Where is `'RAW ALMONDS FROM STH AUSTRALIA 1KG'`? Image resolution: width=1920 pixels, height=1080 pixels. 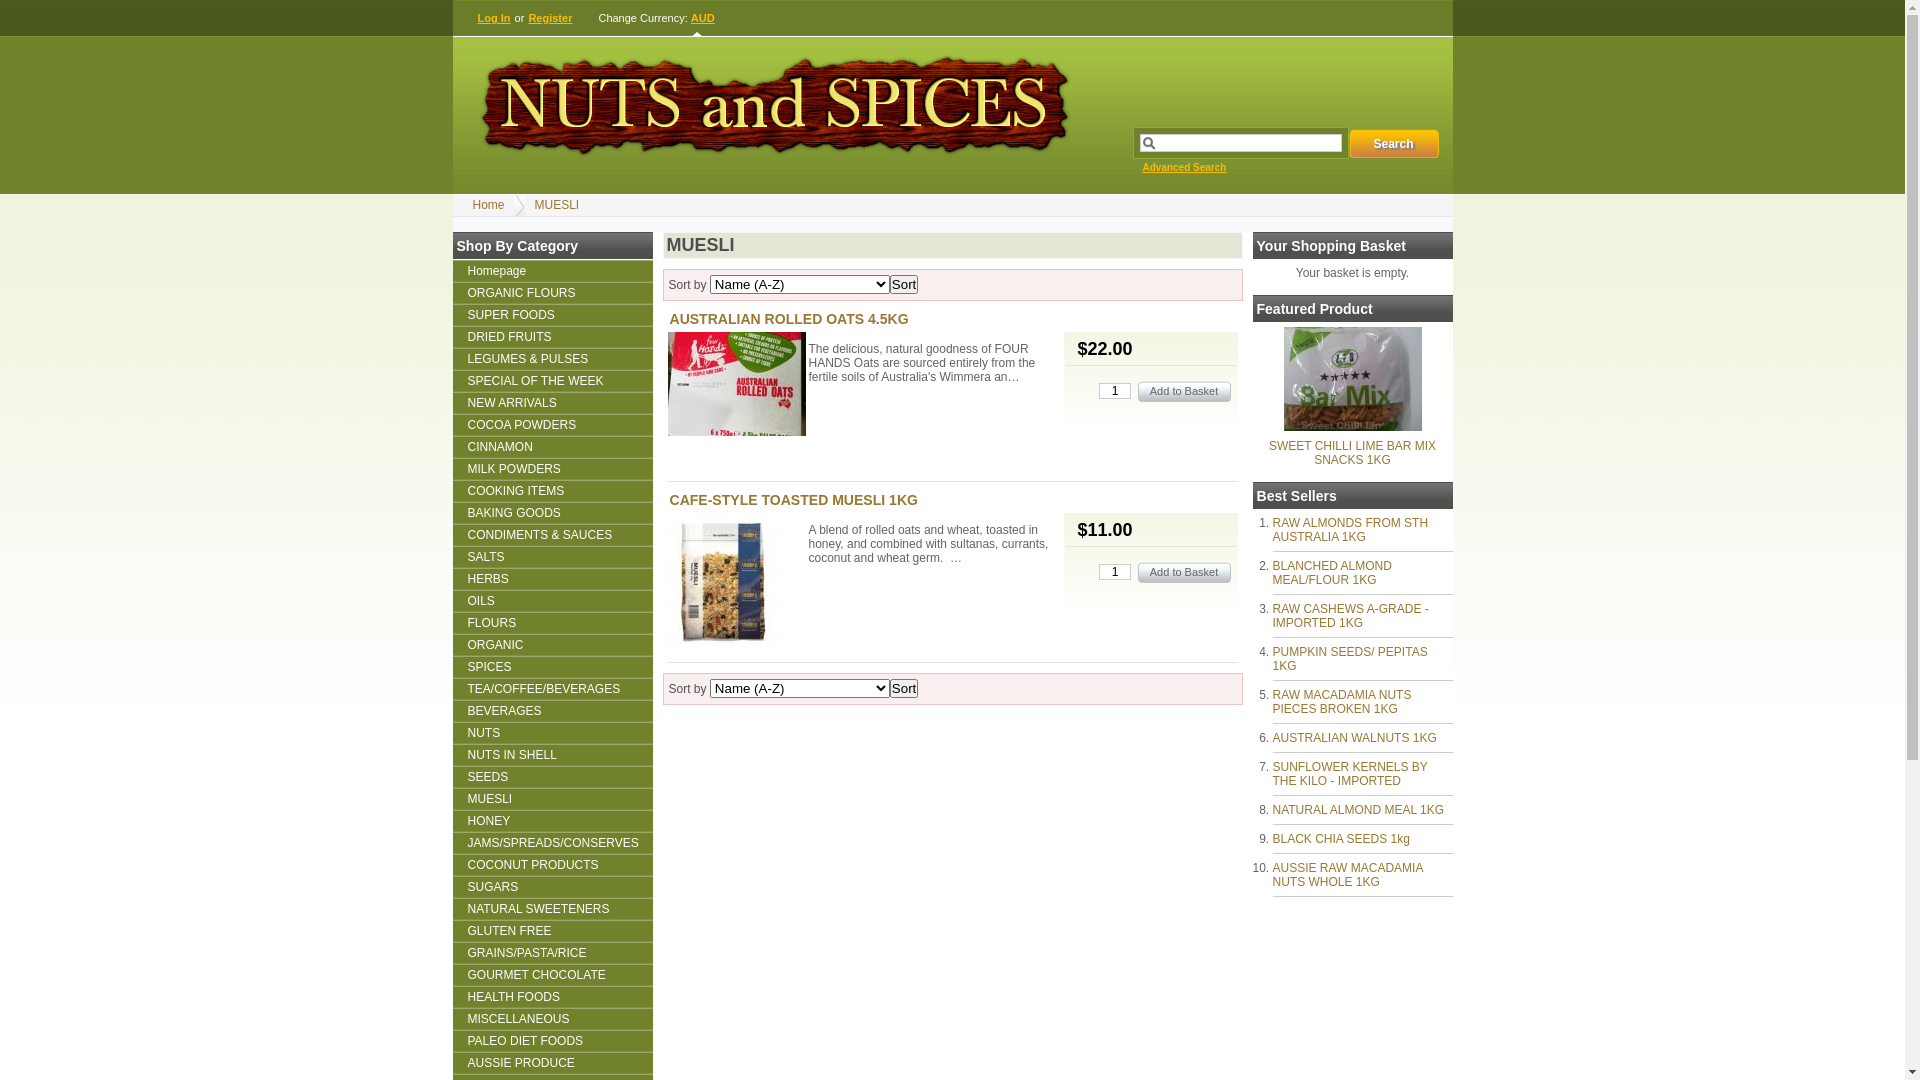 'RAW ALMONDS FROM STH AUSTRALIA 1KG' is located at coordinates (1349, 528).